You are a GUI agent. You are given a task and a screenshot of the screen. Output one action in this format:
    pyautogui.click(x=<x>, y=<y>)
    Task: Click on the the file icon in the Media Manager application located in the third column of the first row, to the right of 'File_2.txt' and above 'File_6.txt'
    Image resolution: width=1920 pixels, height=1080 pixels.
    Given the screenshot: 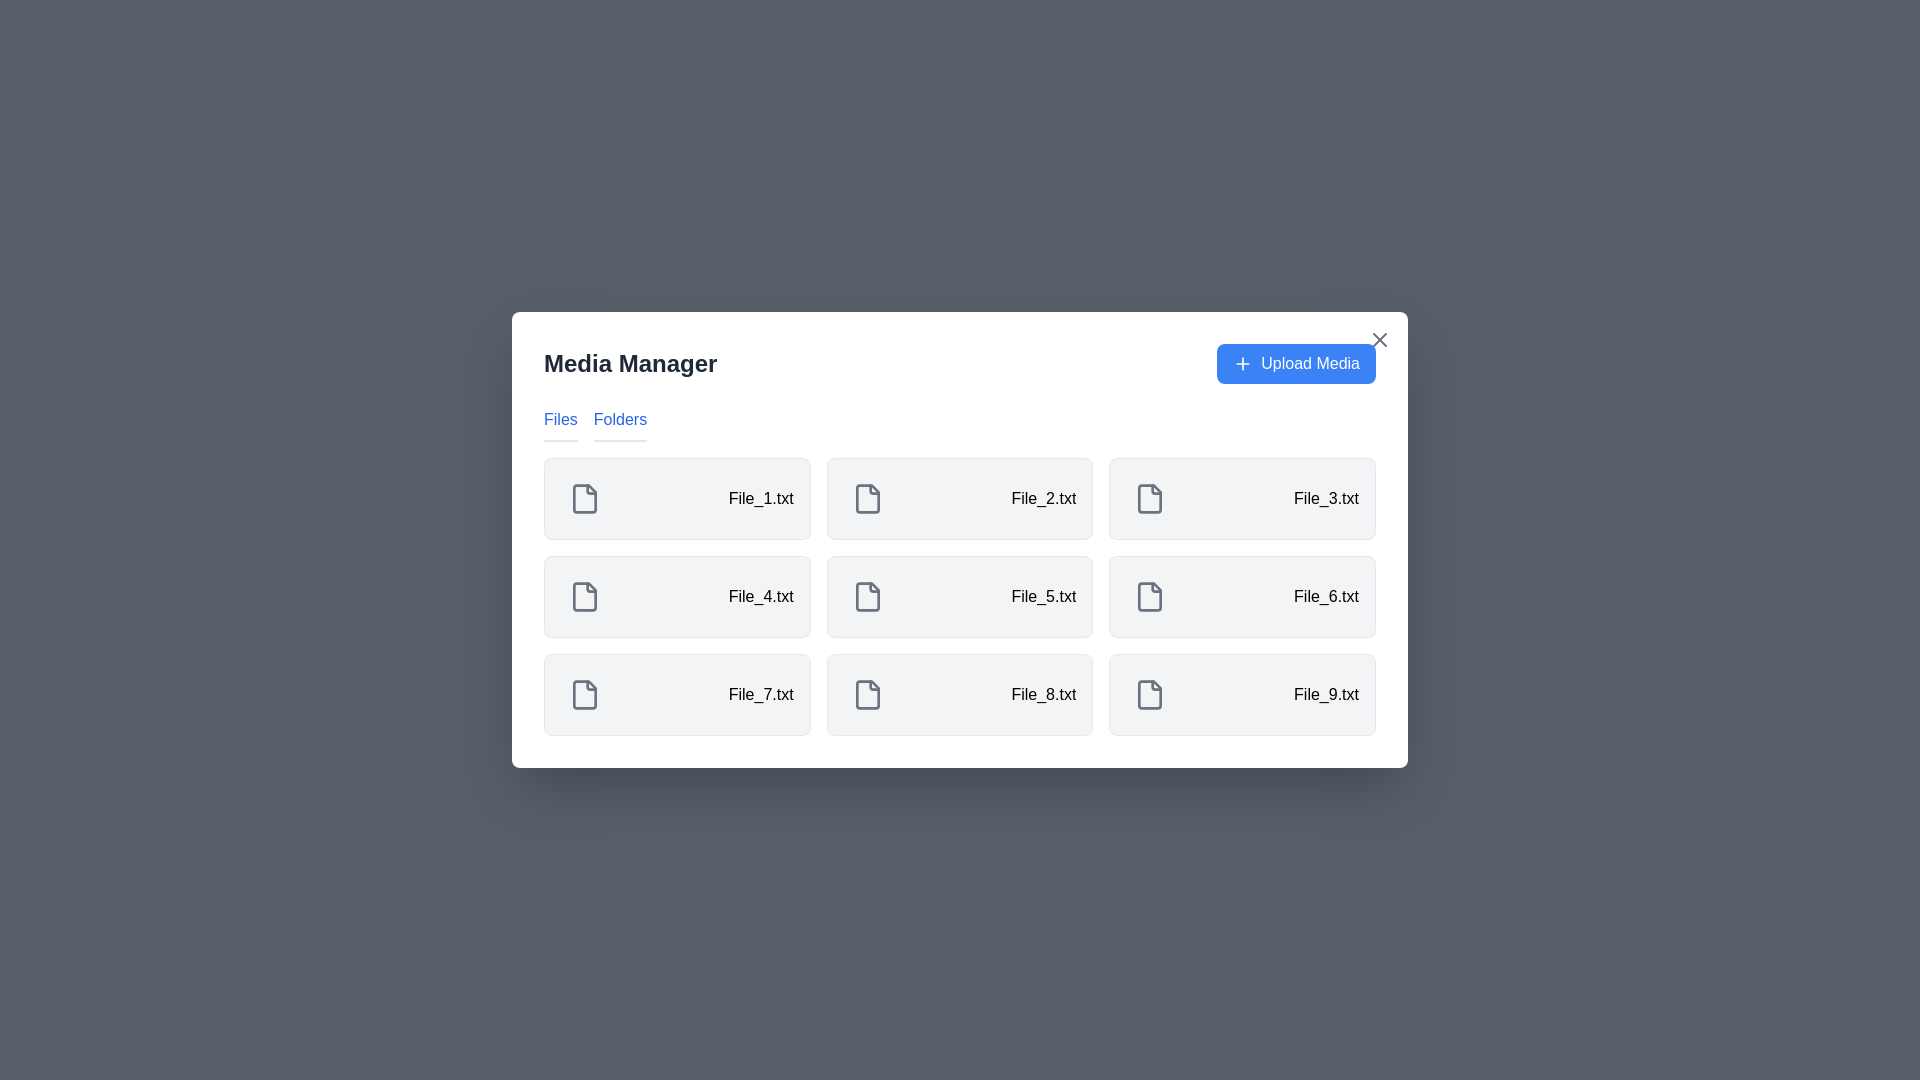 What is the action you would take?
    pyautogui.click(x=1150, y=497)
    